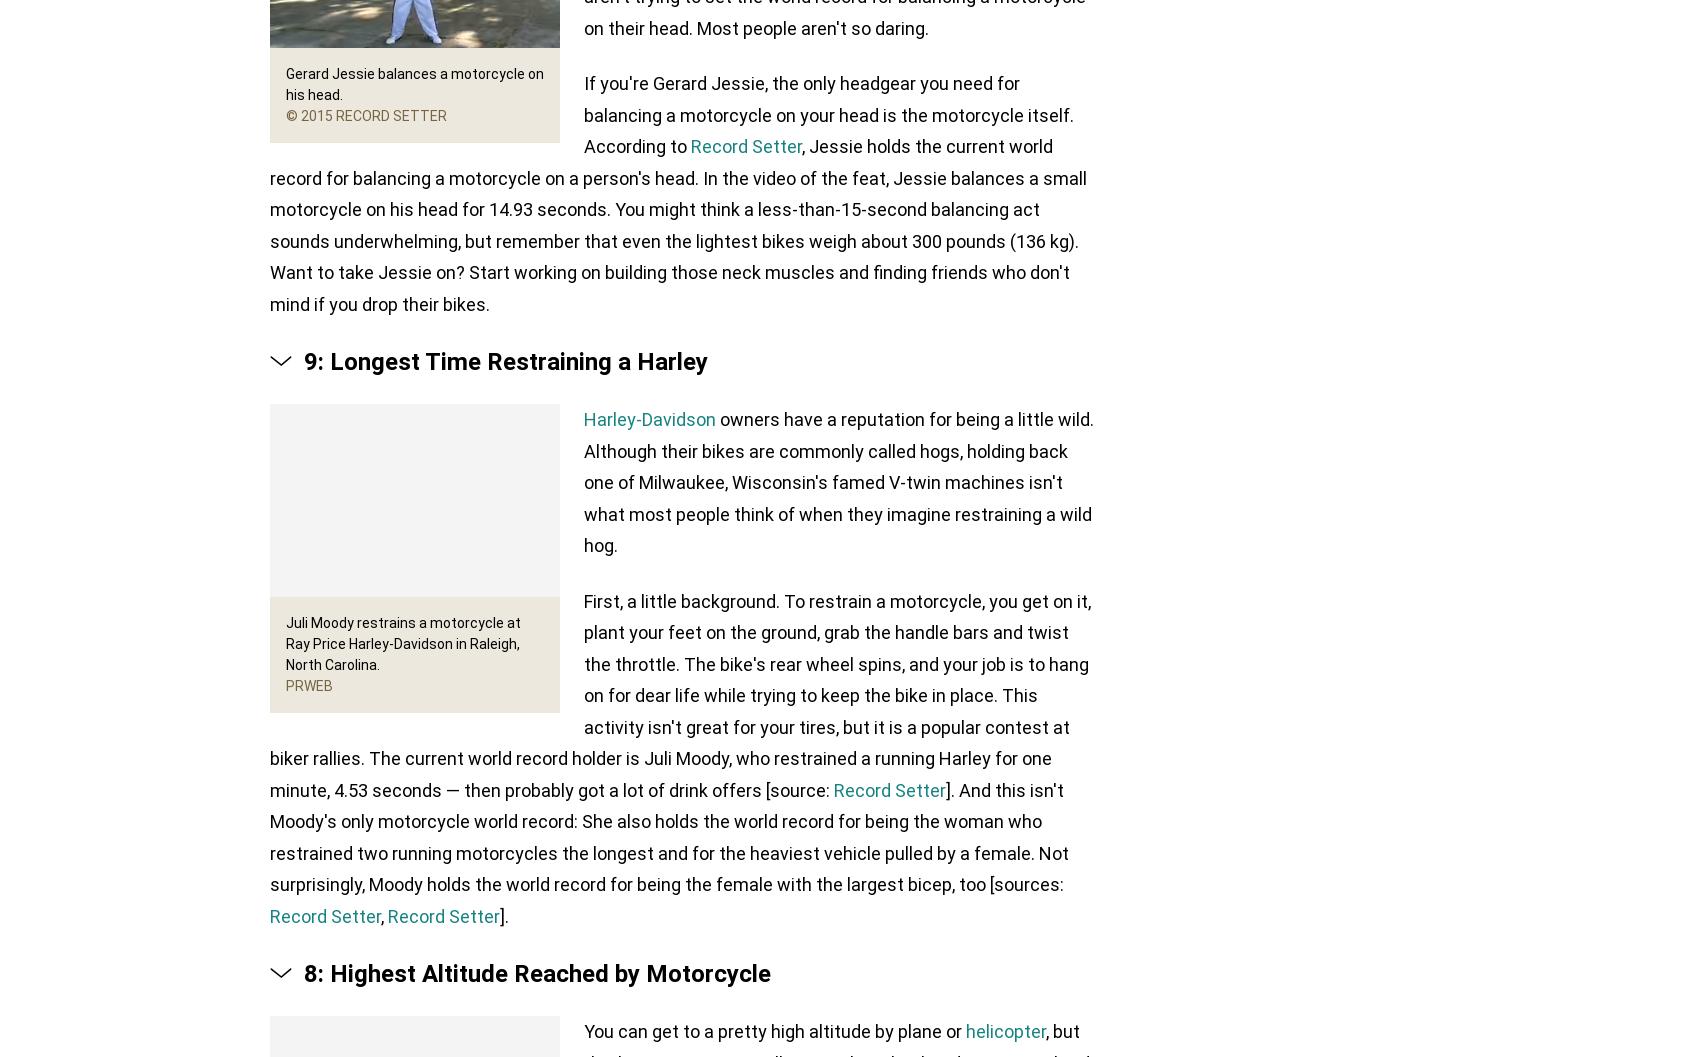 This screenshot has height=1057, width=1708. I want to click on 'First, a little background. To restrain a motorcycle, you get on it, plant your feet on the ground, grab the handle bars and twist the throttle. The bike's rear wheel spins, and your job is to hang on for dear life while trying to keep the bike in place. This activity isn't great for your tires, but it is a popular contest at biker rallies. The current world record holder is Juli Moody, who restrained a running Harley for one minute, 4.53 seconds — then probably got a lot of drink offers [source:', so click(270, 693).